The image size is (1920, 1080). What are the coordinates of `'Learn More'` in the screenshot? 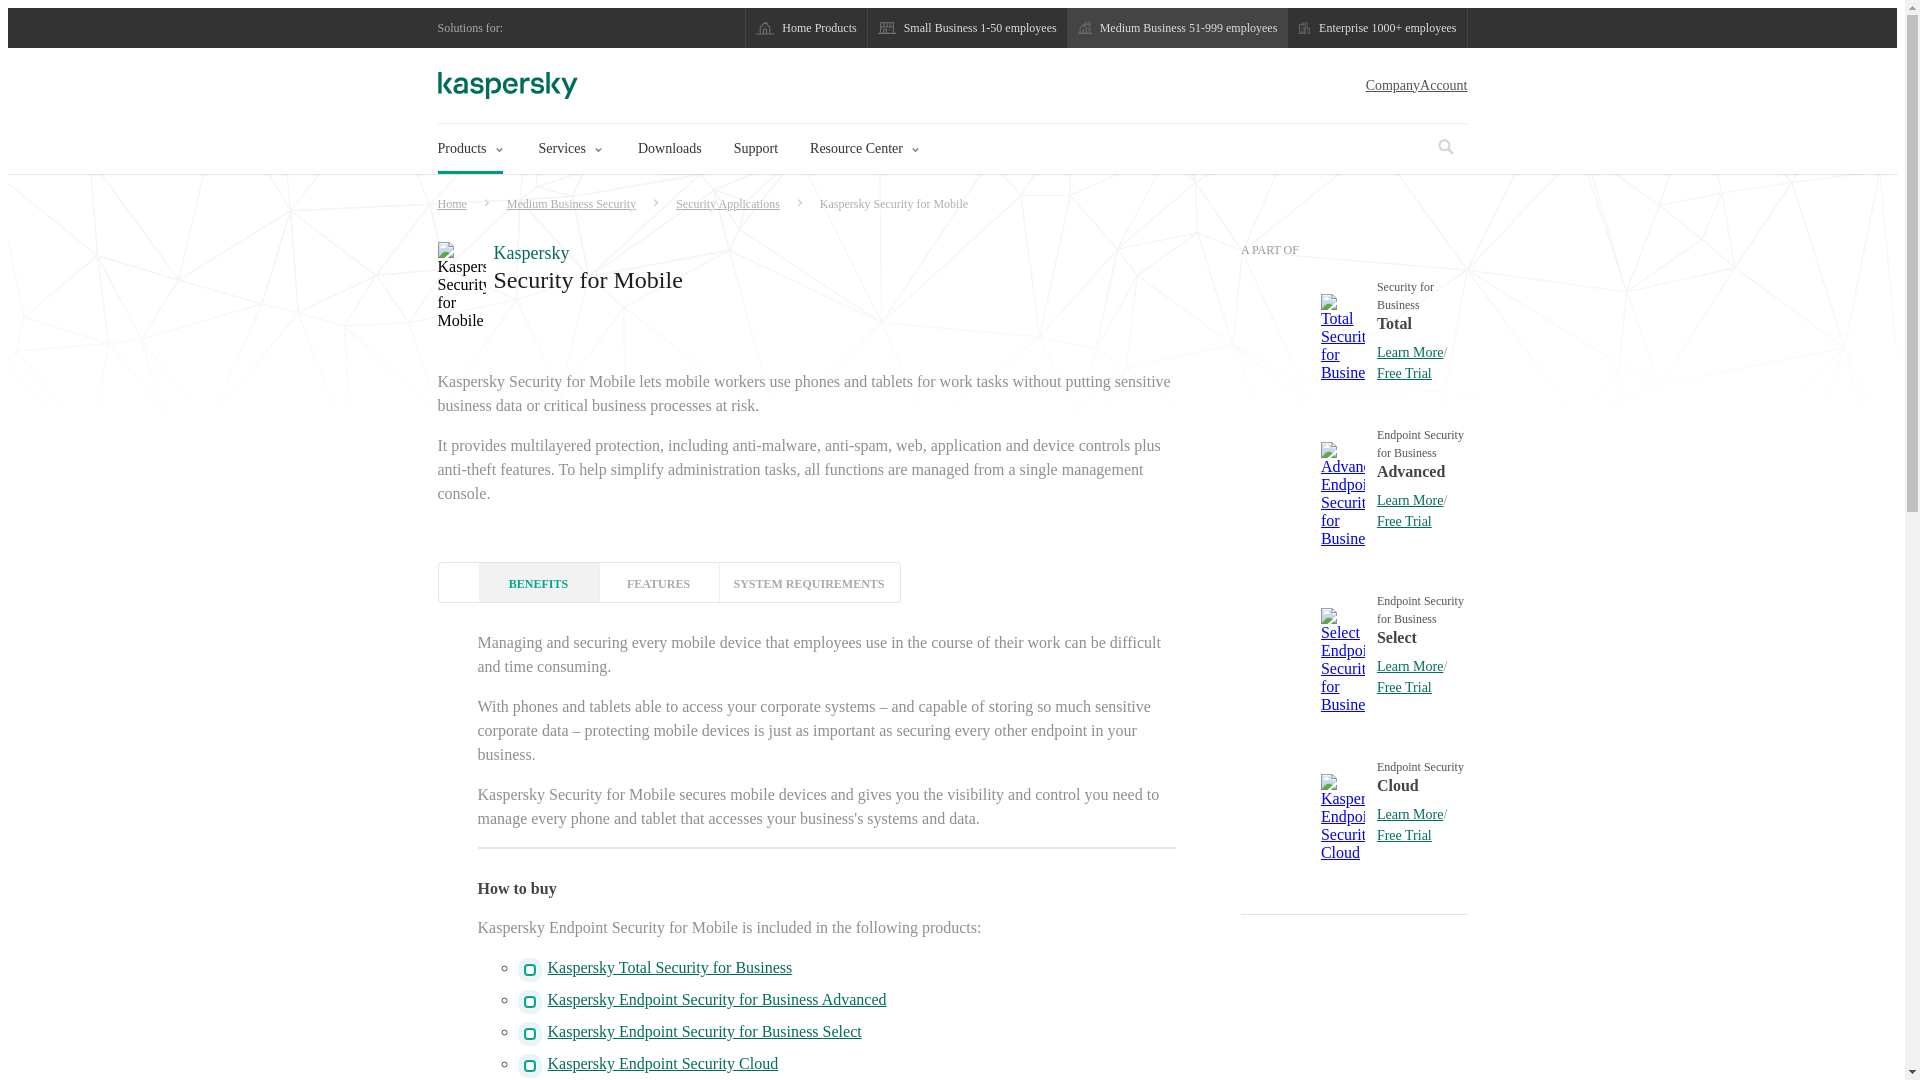 It's located at (1409, 351).